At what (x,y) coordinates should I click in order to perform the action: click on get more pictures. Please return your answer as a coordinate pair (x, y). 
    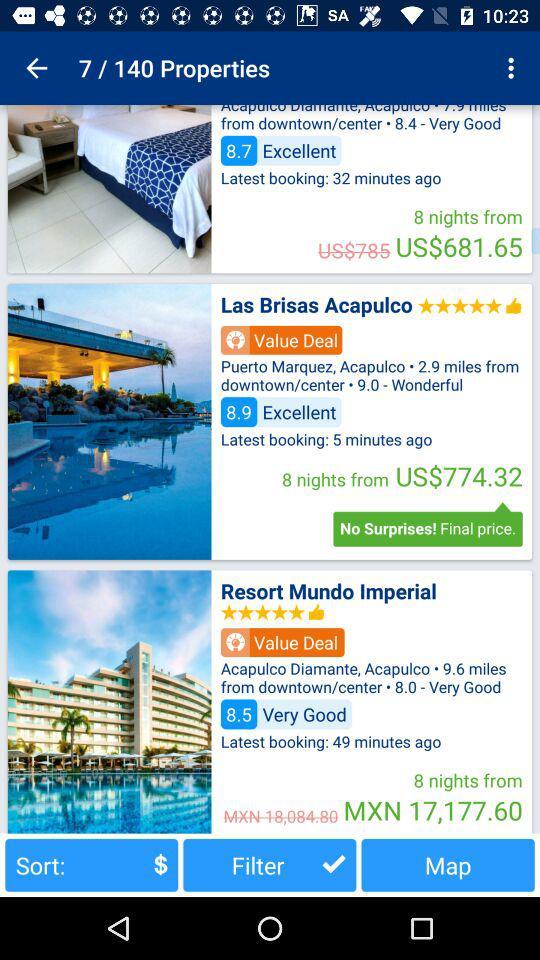
    Looking at the image, I should click on (109, 189).